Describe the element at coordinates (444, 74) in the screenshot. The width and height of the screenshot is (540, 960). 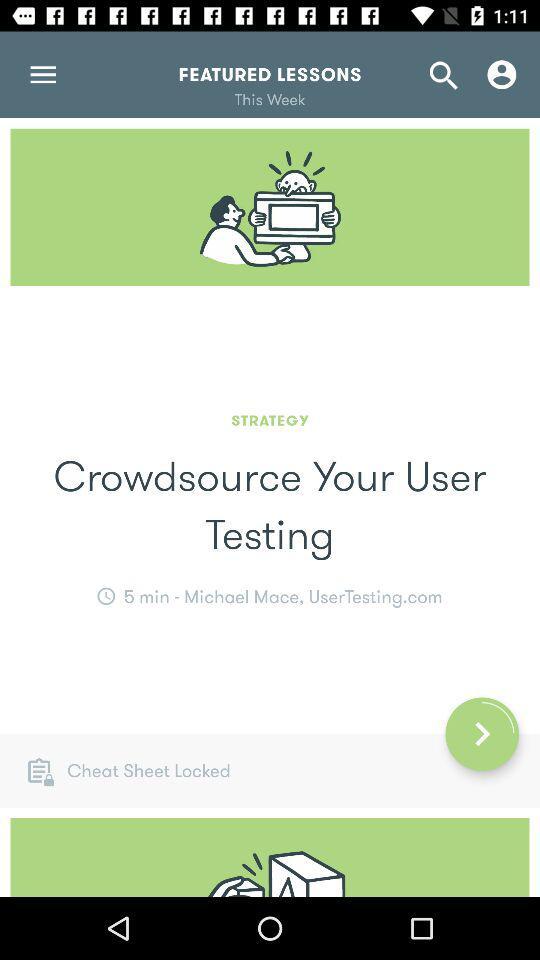
I see `the search icon` at that location.